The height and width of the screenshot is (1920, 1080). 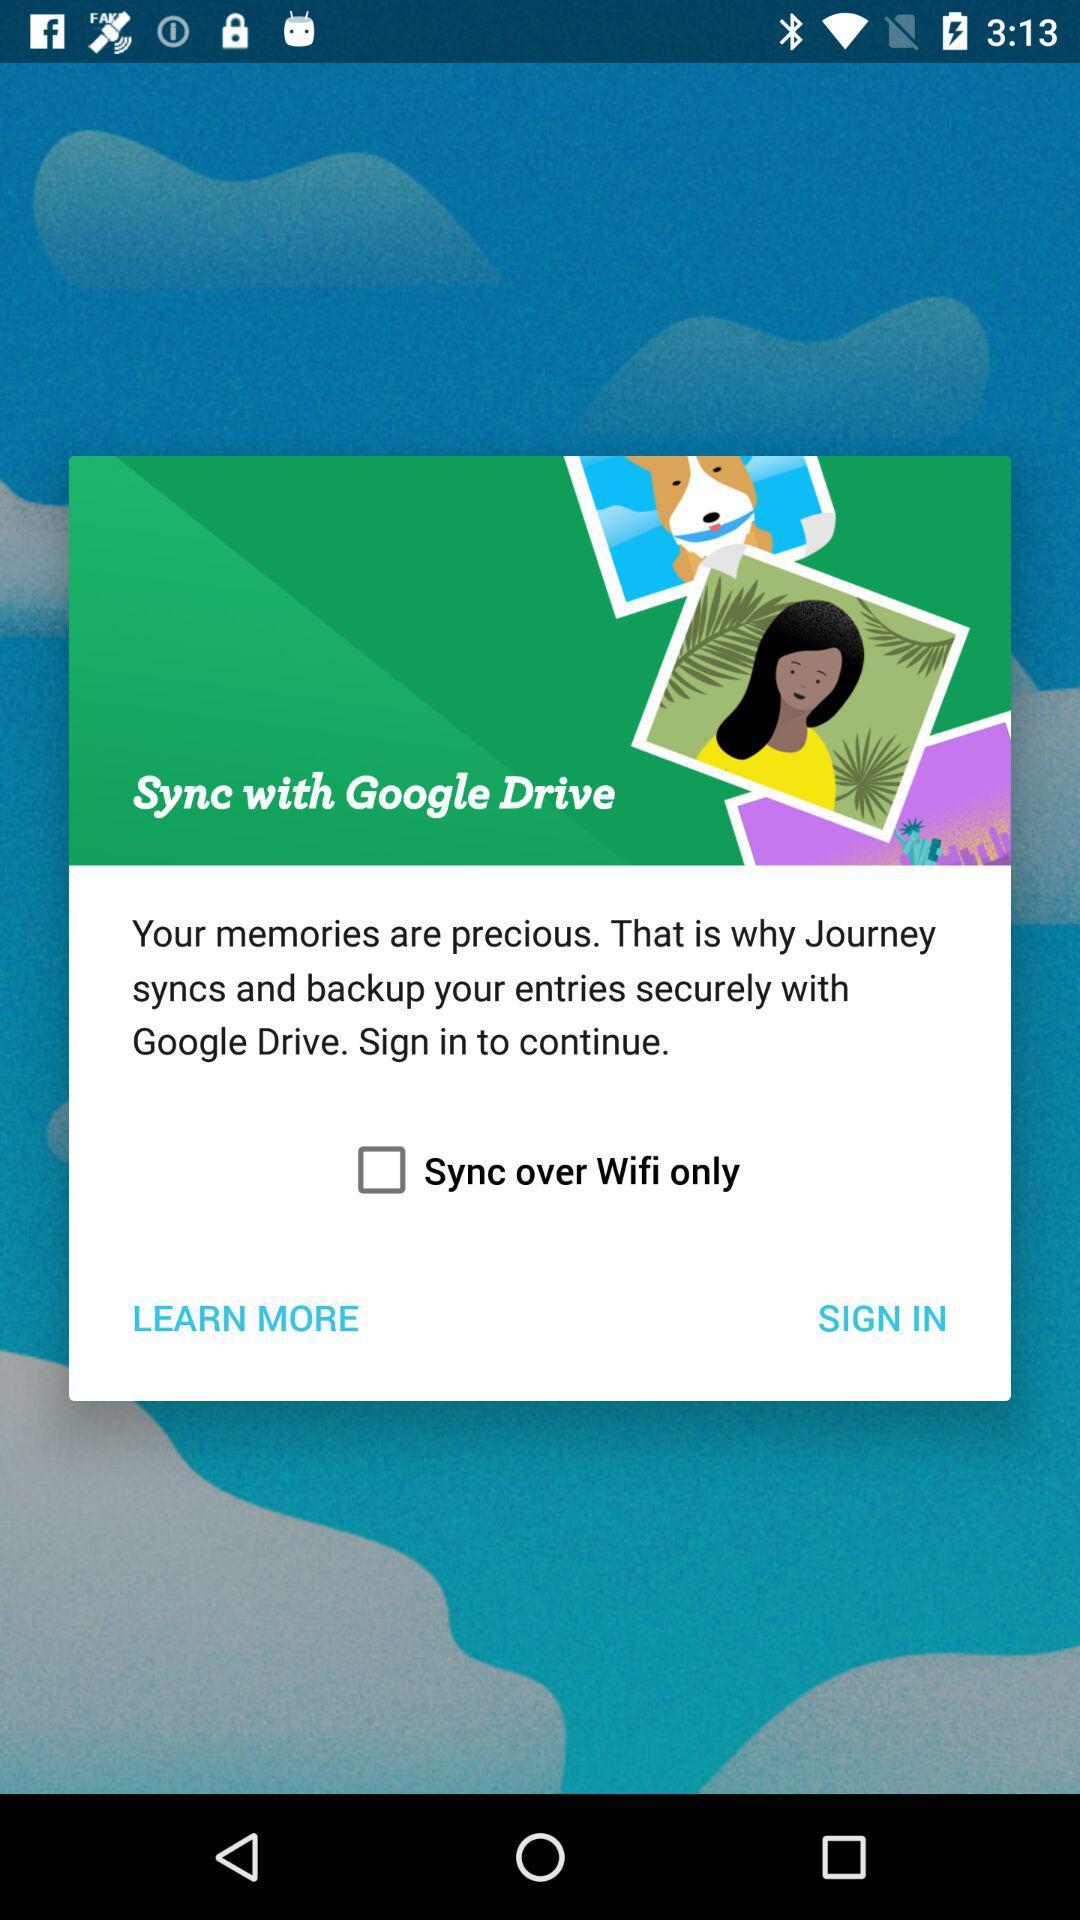 What do you see at coordinates (244, 1316) in the screenshot?
I see `icon next to the sign in item` at bounding box center [244, 1316].